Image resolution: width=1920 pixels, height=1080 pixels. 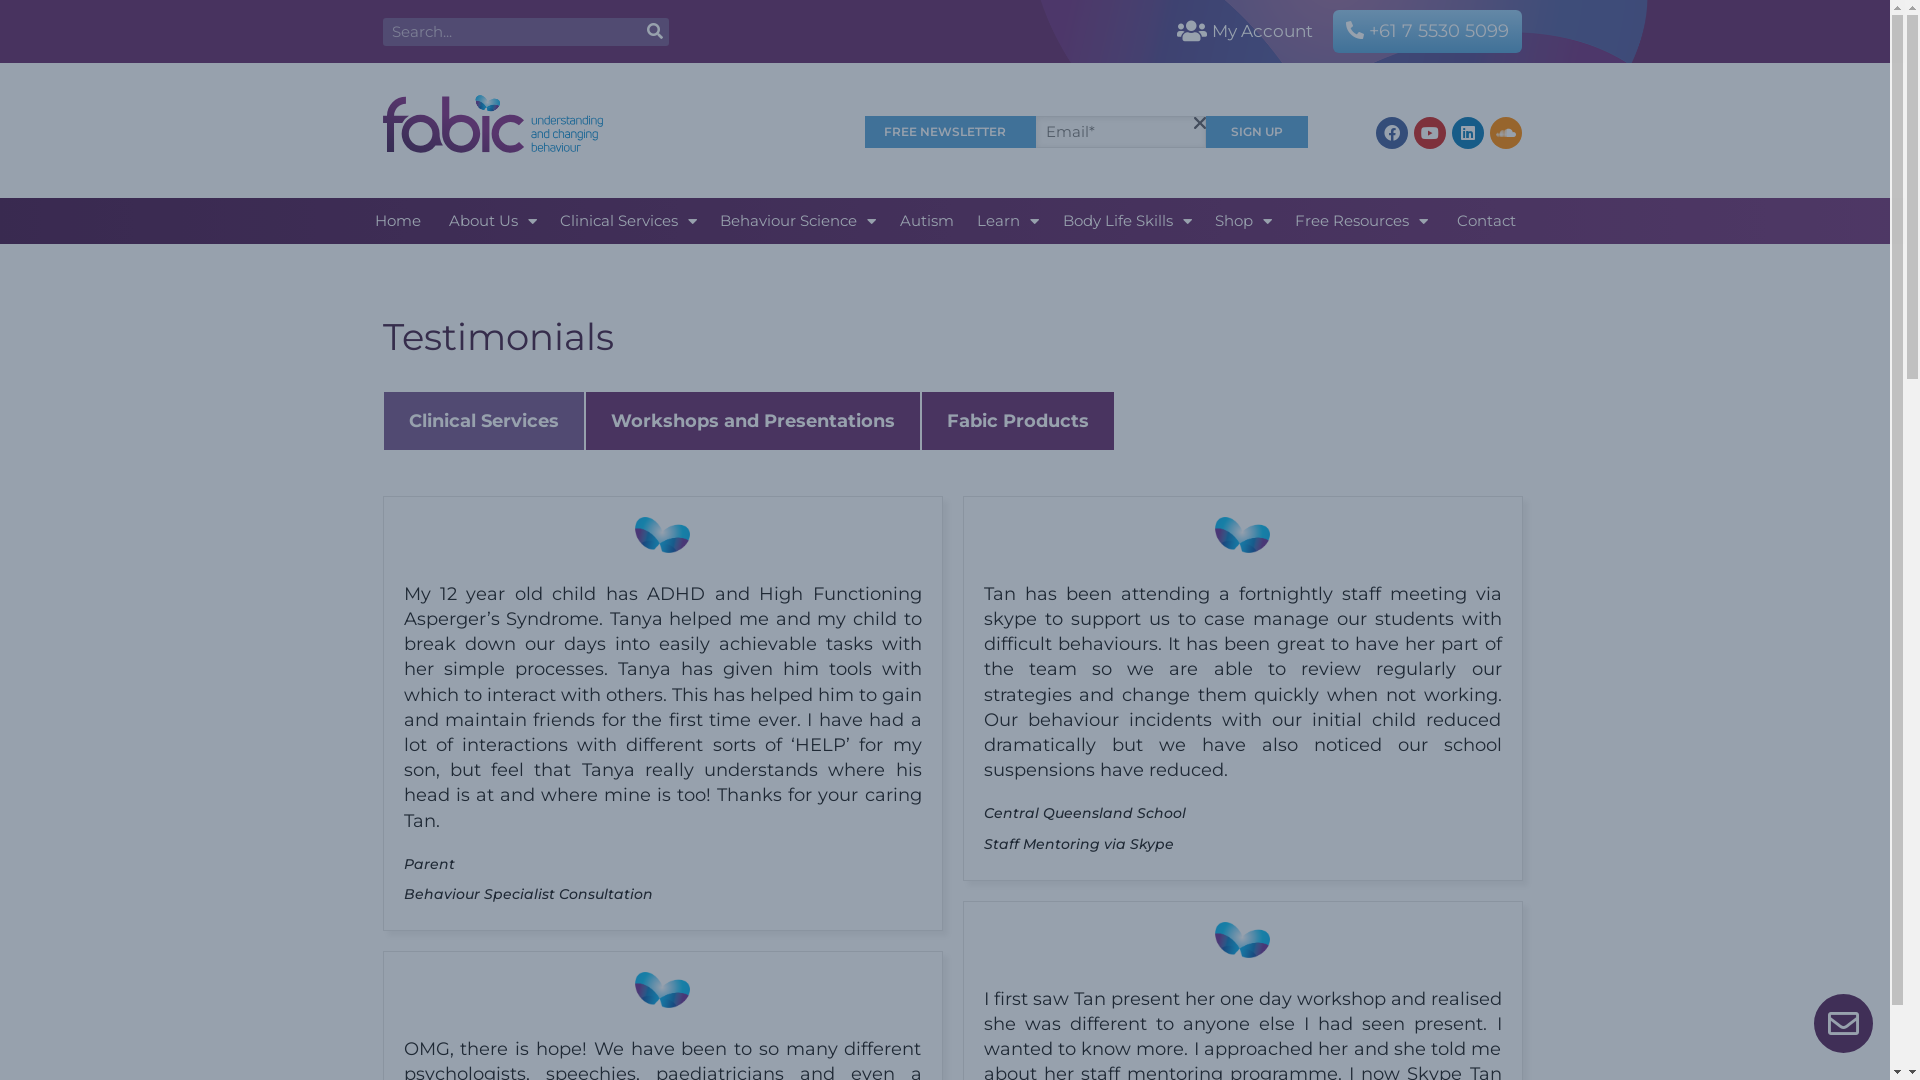 What do you see at coordinates (1333, 31) in the screenshot?
I see `'+61 7 5530 5099'` at bounding box center [1333, 31].